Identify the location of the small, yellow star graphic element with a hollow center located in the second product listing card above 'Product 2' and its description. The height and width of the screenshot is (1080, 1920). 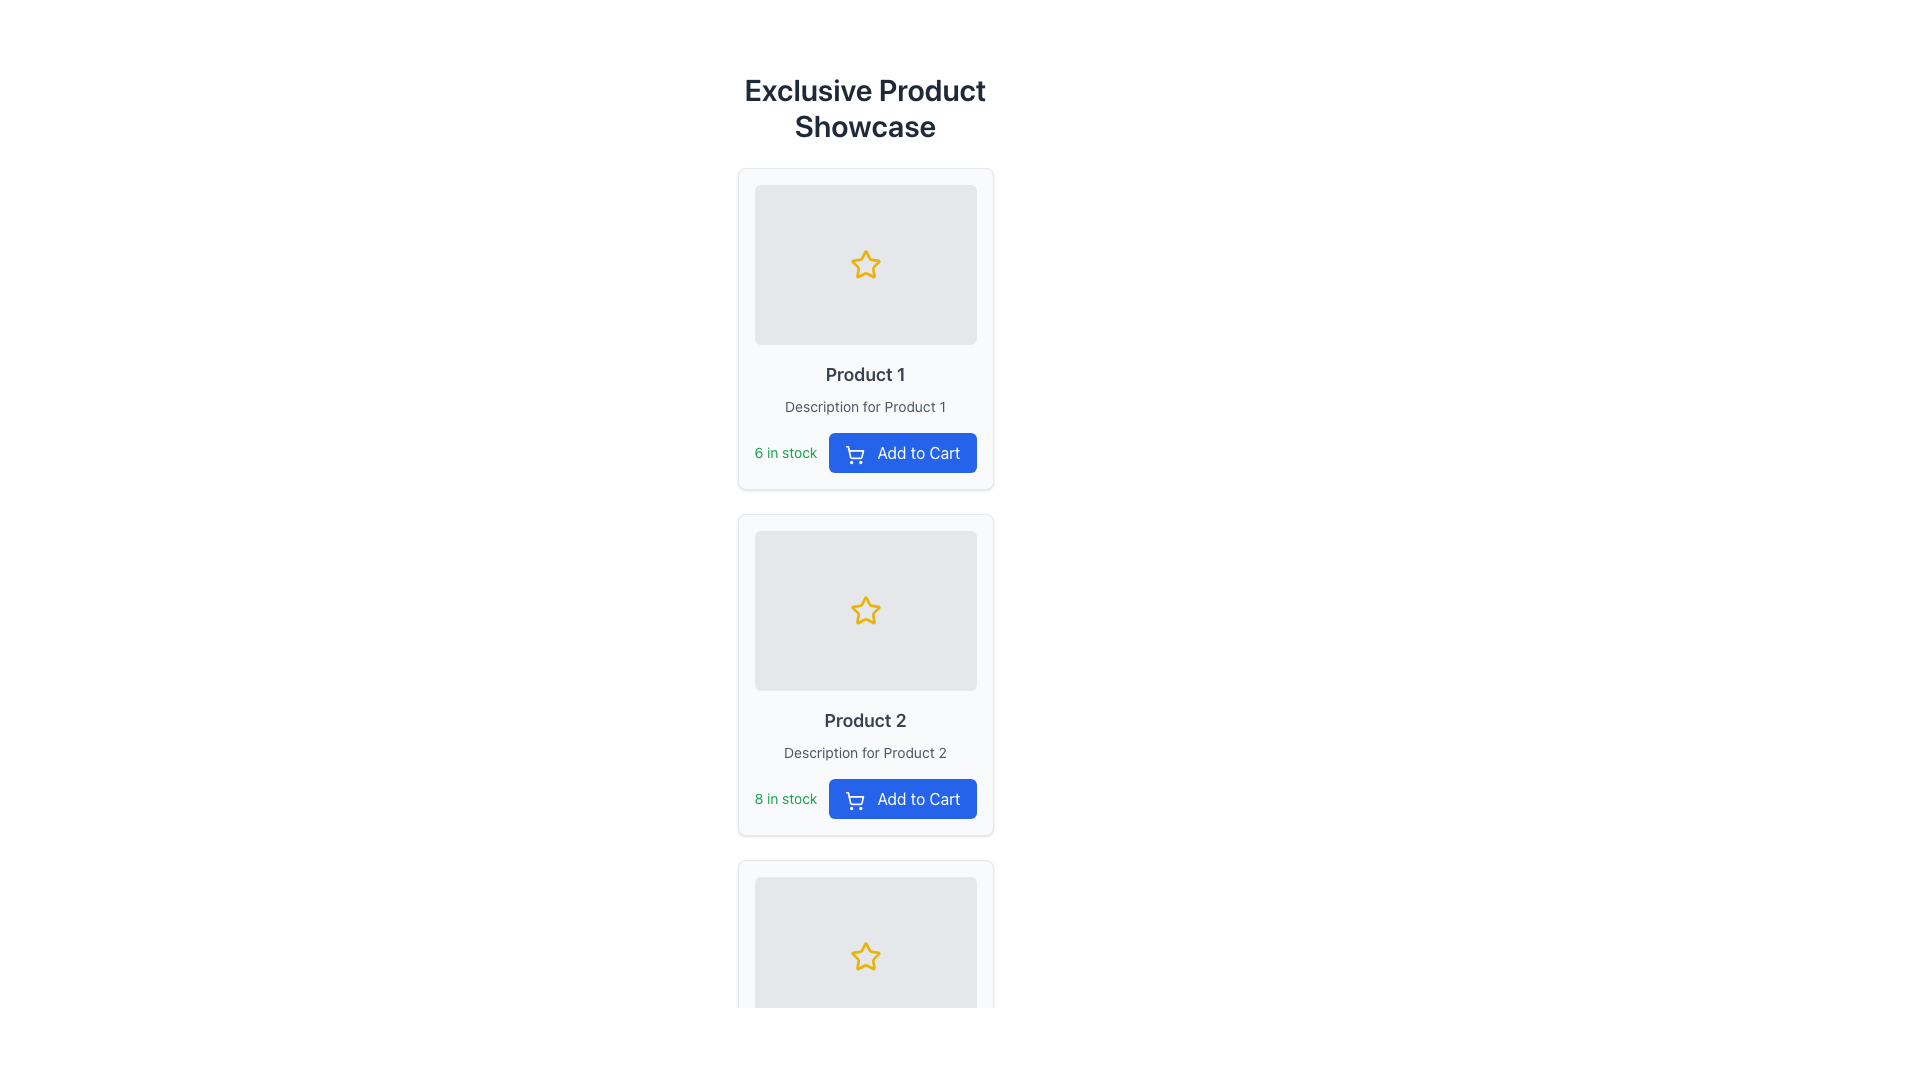
(865, 609).